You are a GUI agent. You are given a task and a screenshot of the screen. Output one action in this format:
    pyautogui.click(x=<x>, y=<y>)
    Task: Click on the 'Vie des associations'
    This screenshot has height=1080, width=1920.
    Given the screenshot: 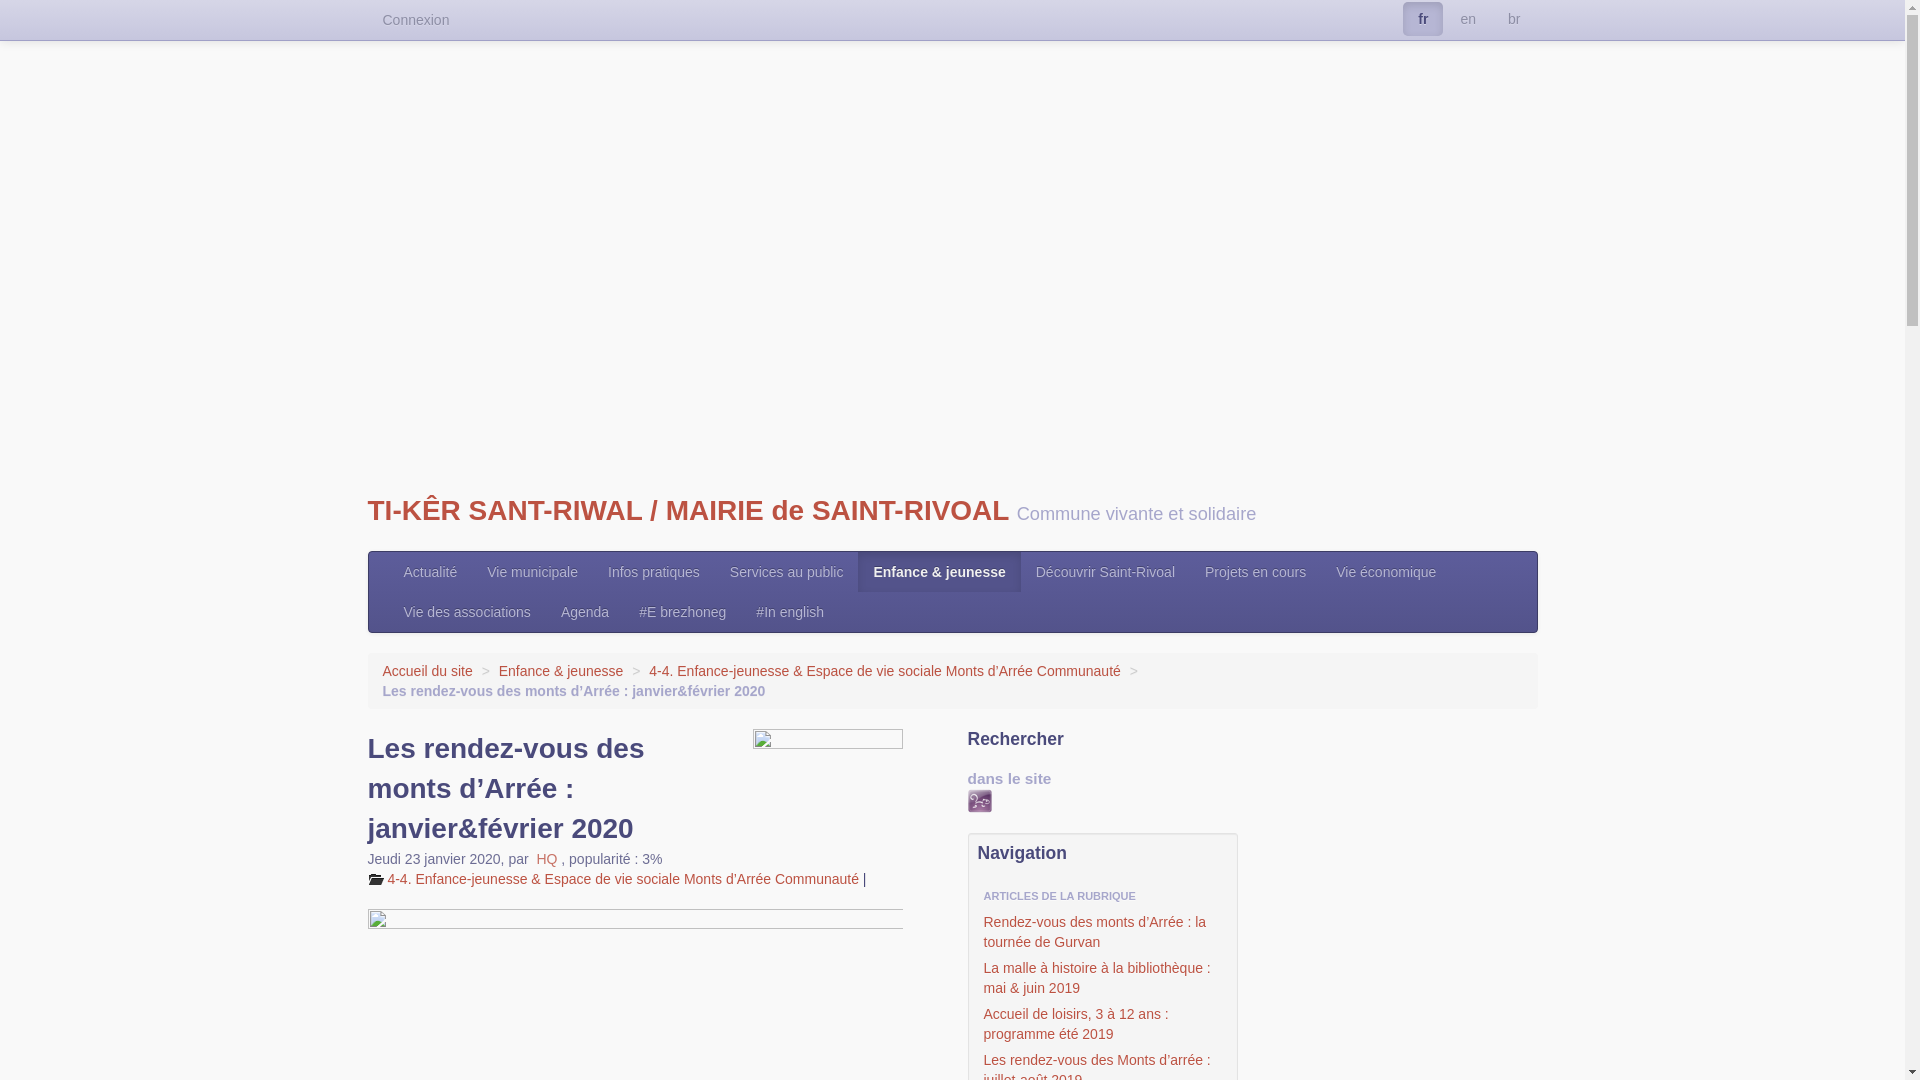 What is the action you would take?
    pyautogui.click(x=465, y=611)
    